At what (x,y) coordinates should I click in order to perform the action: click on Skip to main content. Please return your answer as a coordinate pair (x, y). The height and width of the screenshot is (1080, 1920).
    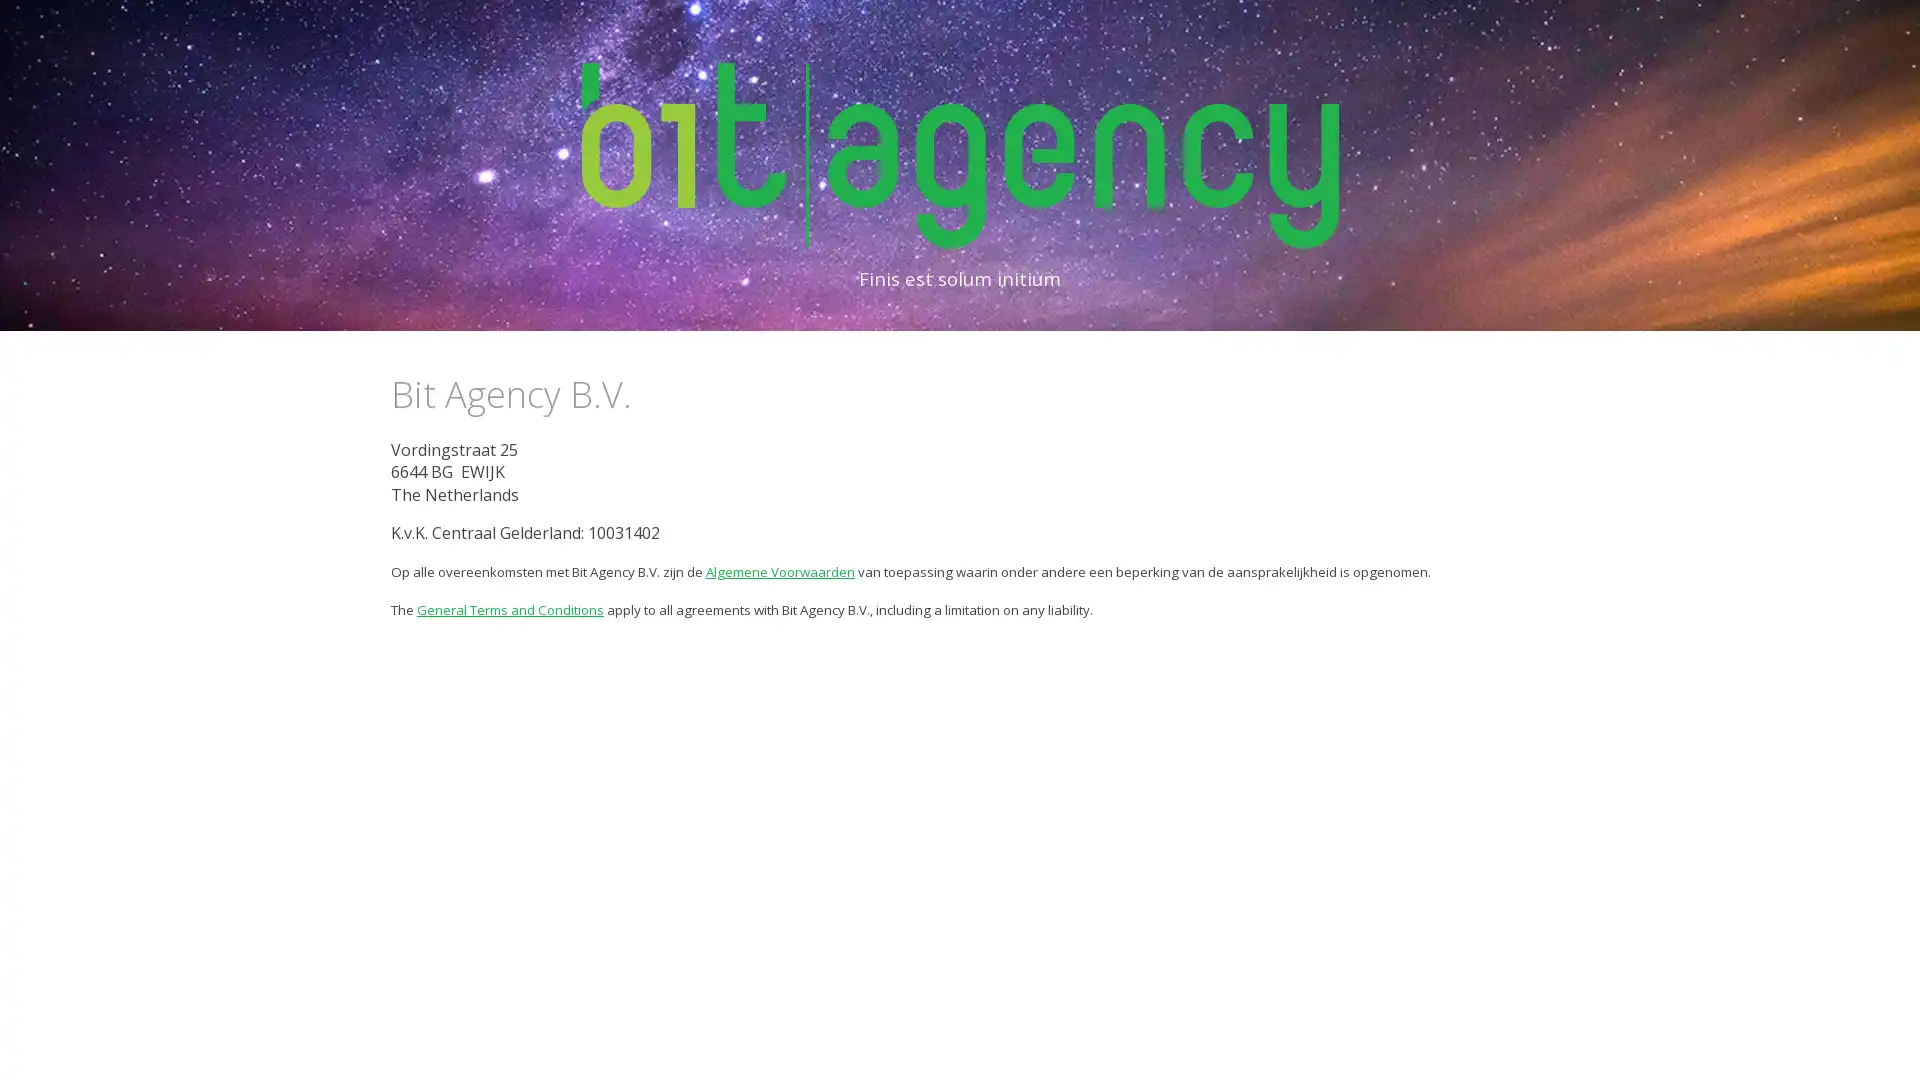
    Looking at the image, I should click on (787, 37).